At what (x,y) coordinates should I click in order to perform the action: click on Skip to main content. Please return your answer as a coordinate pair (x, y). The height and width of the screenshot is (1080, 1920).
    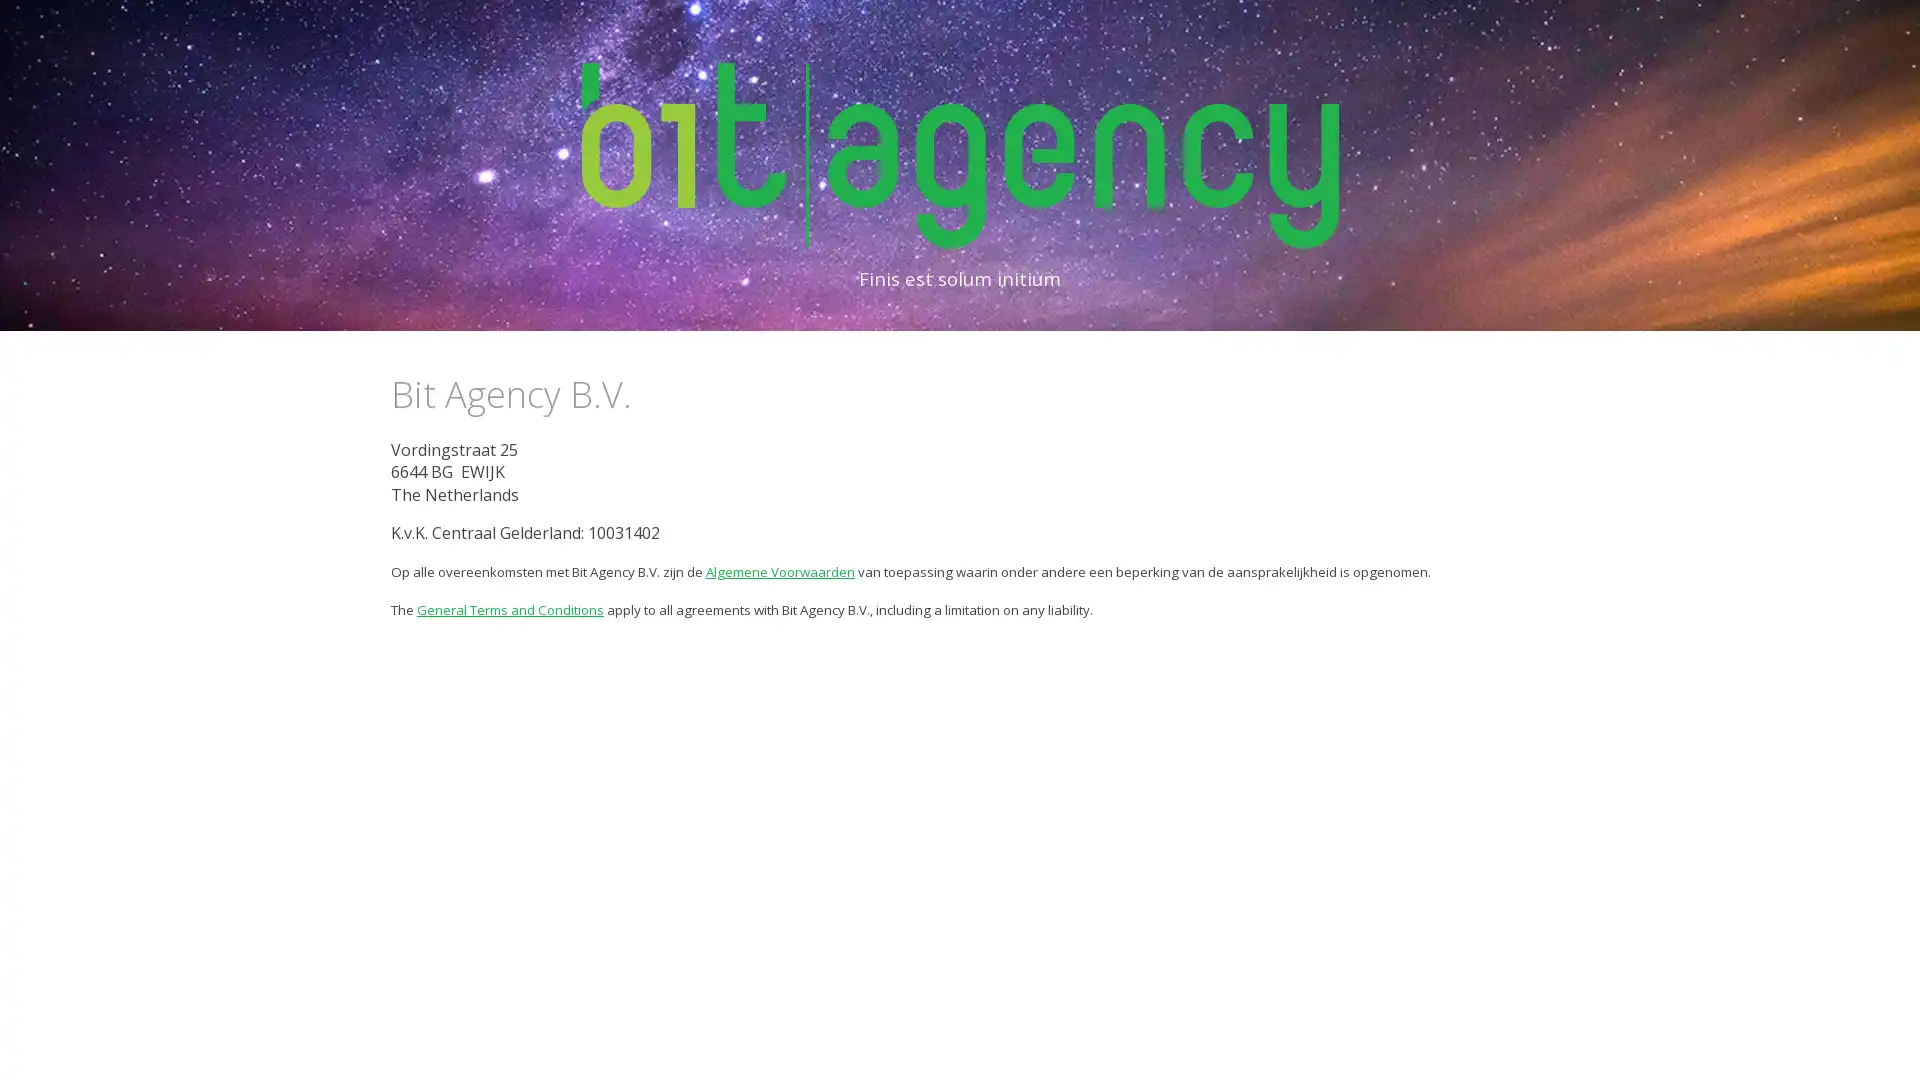
    Looking at the image, I should click on (787, 37).